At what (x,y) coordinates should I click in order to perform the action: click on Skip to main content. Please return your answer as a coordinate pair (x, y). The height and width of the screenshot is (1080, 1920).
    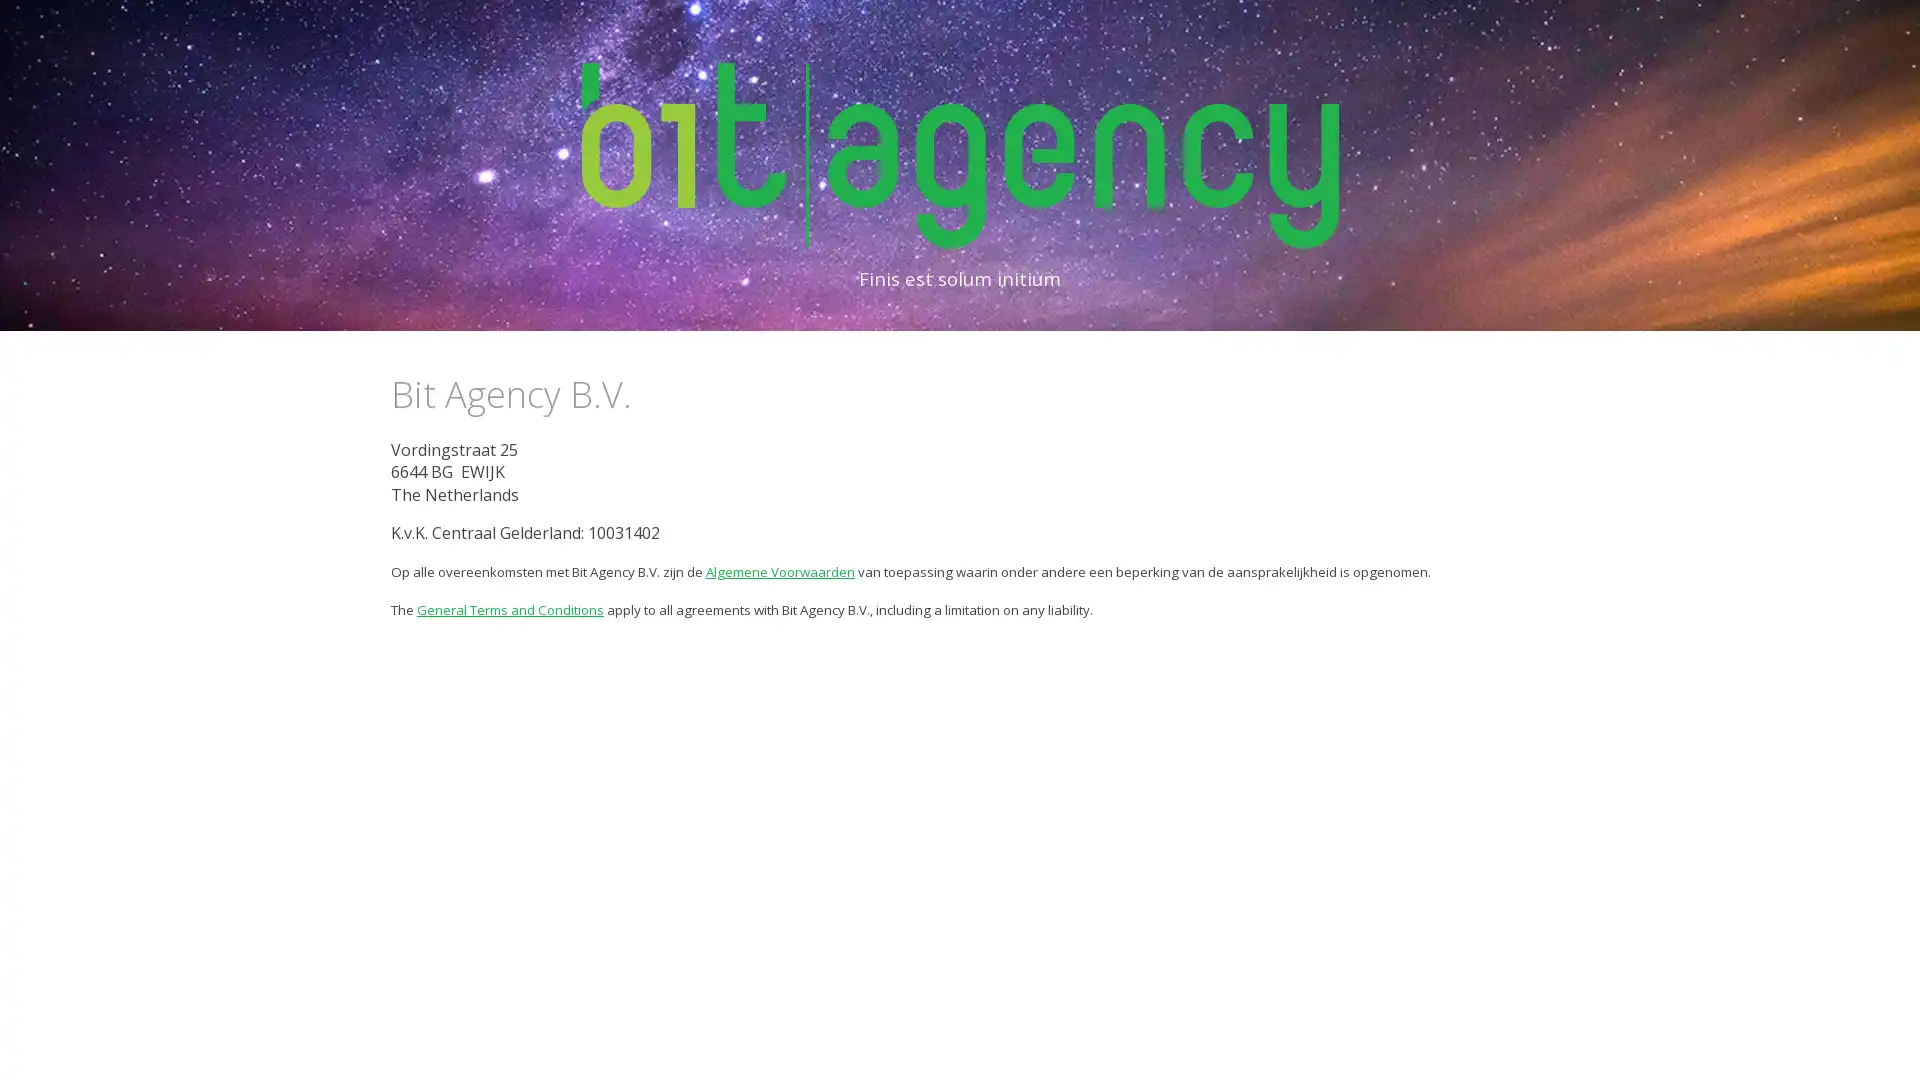
    Looking at the image, I should click on (787, 37).